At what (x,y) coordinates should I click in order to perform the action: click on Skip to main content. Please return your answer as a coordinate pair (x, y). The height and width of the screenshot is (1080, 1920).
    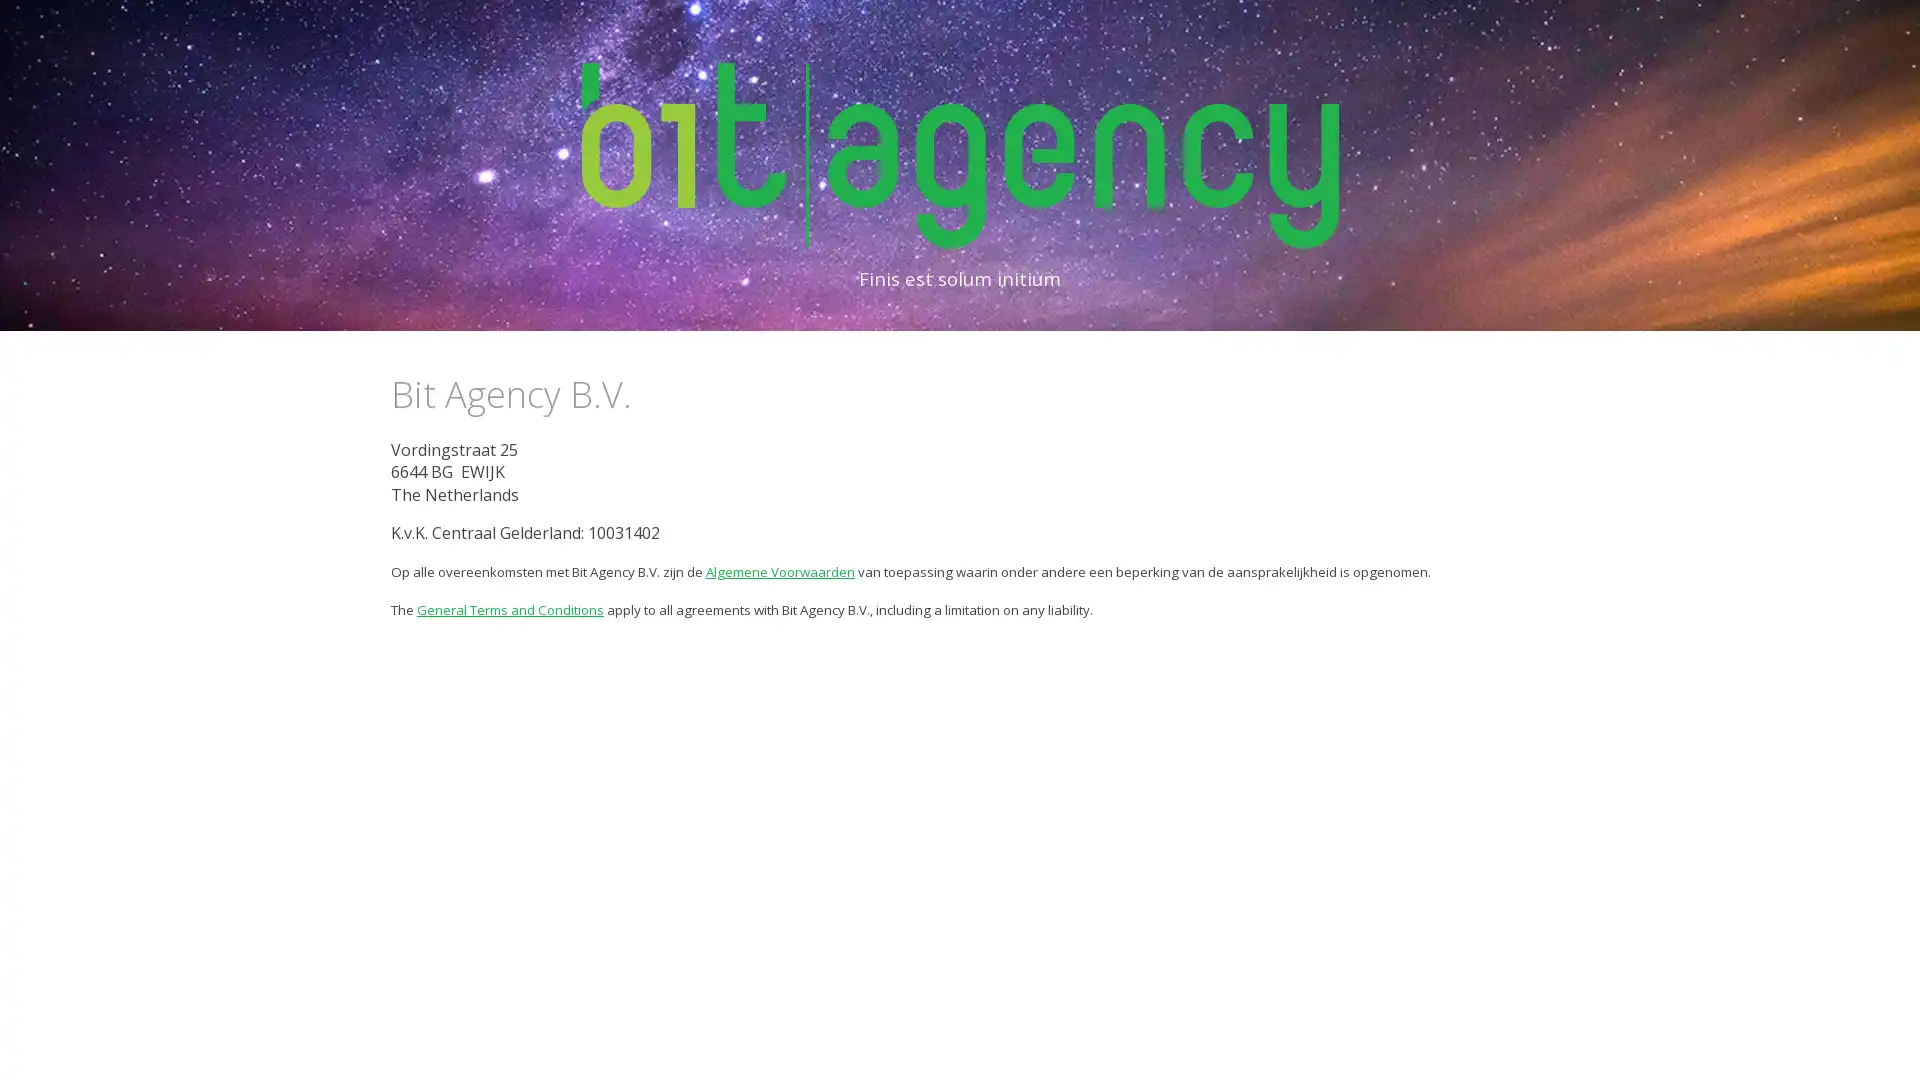
    Looking at the image, I should click on (787, 37).